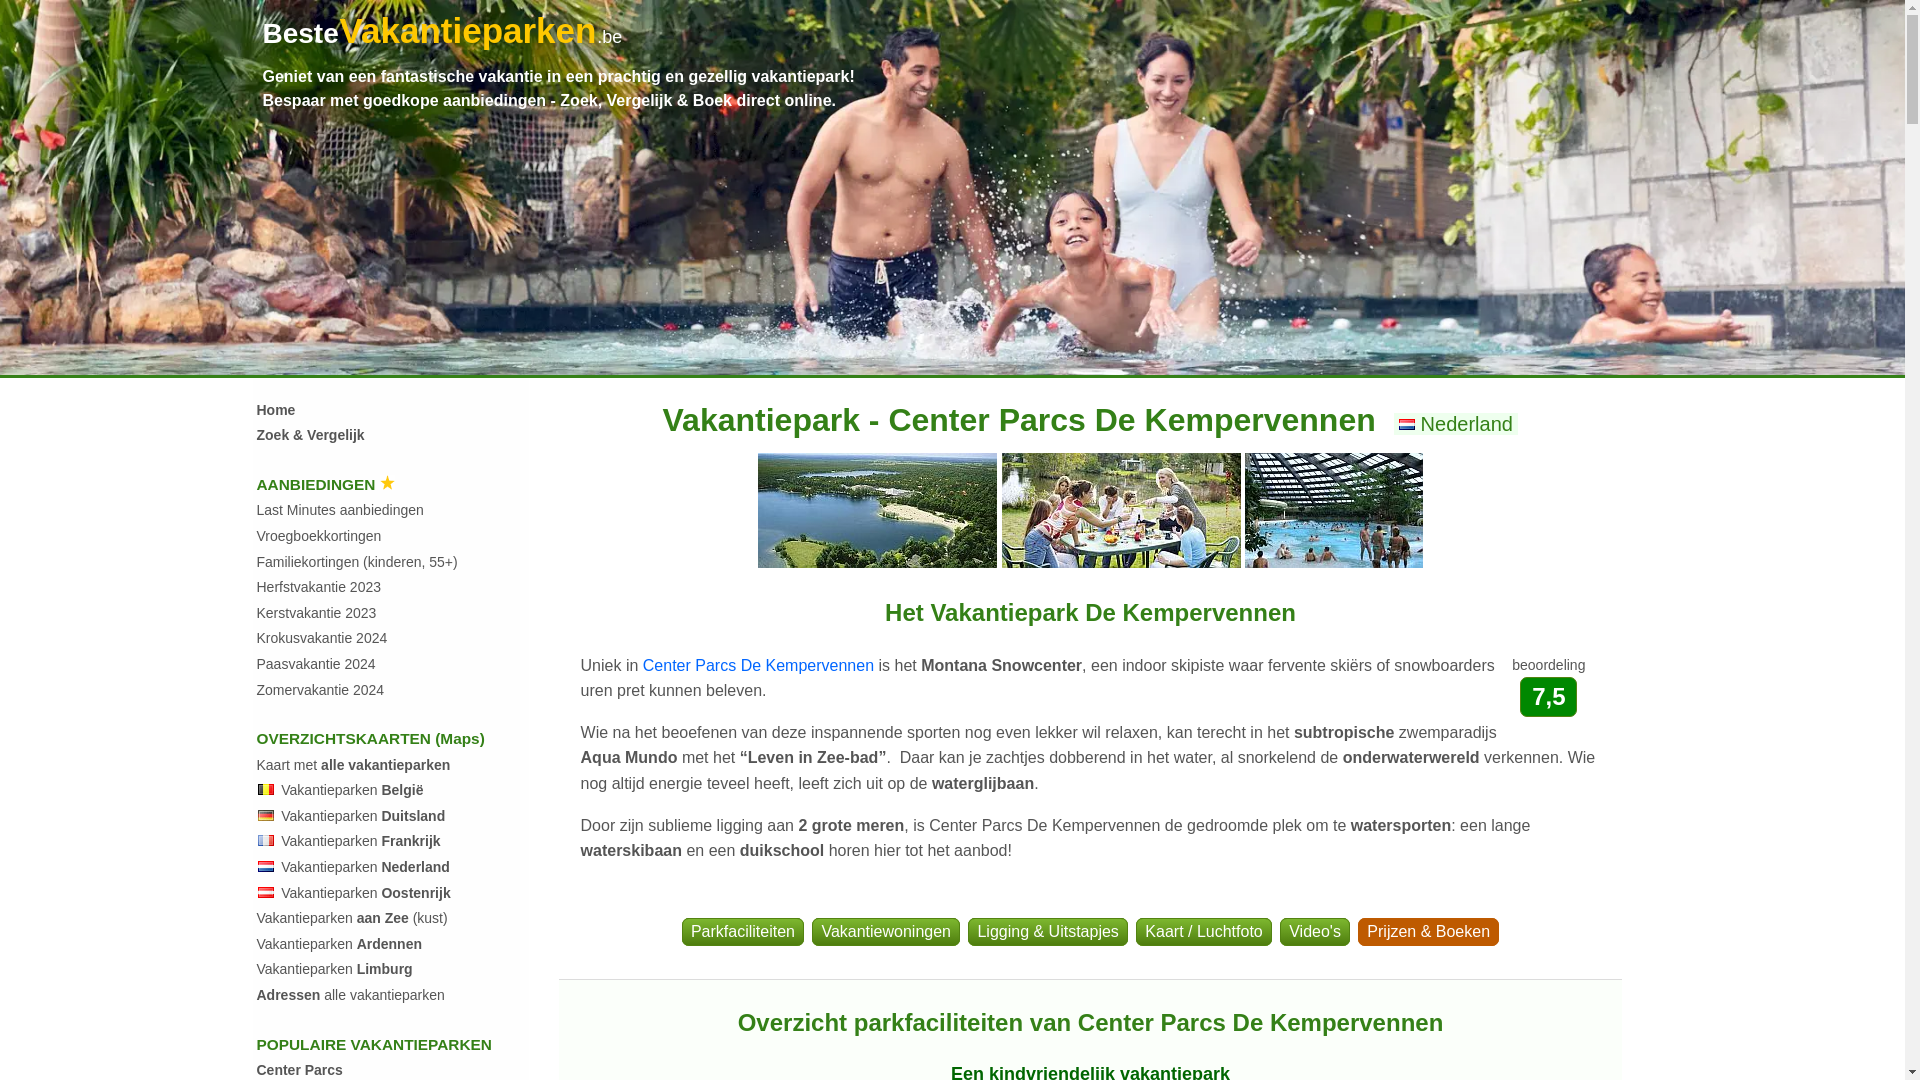 The image size is (1920, 1080). I want to click on 'Kaart met alle vakantieparken', so click(353, 764).